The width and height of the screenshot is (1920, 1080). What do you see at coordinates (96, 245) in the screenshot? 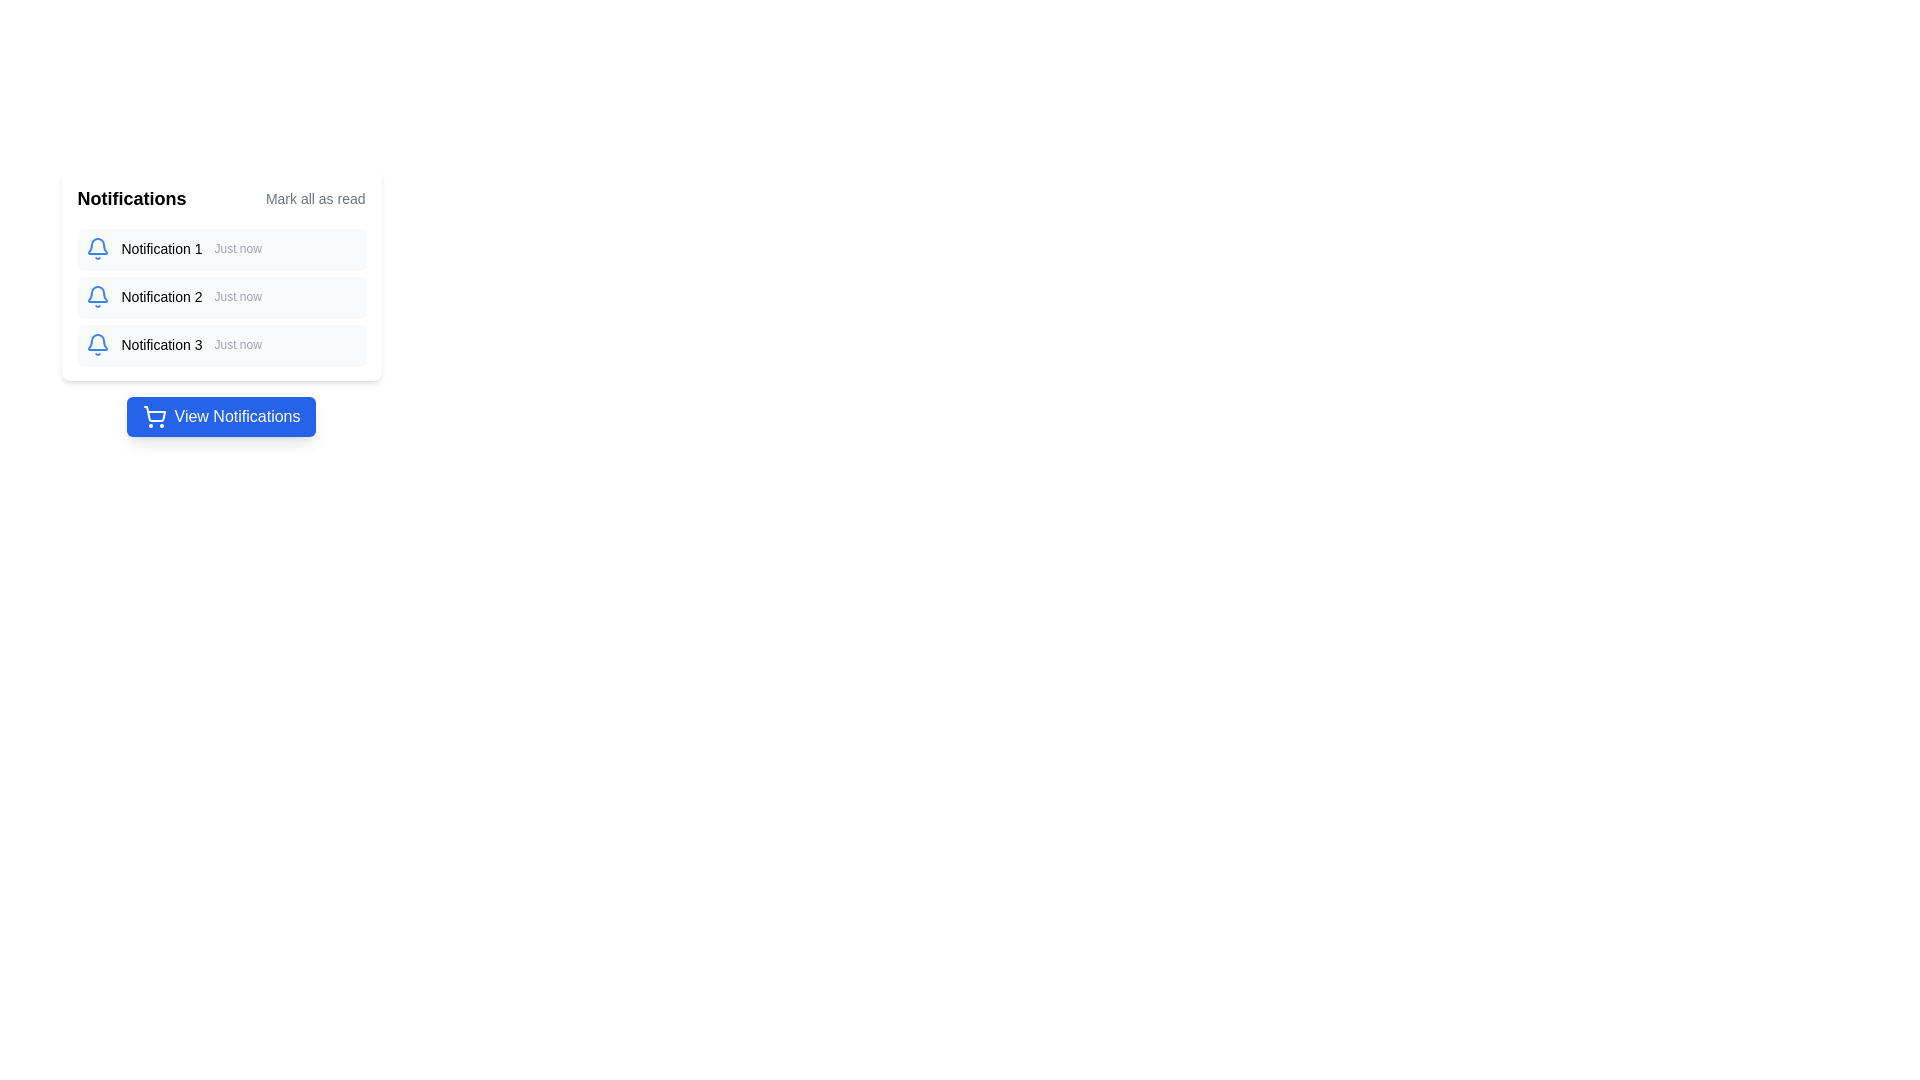
I see `the bell-like notification icon with a blue outline if it is enabled` at bounding box center [96, 245].